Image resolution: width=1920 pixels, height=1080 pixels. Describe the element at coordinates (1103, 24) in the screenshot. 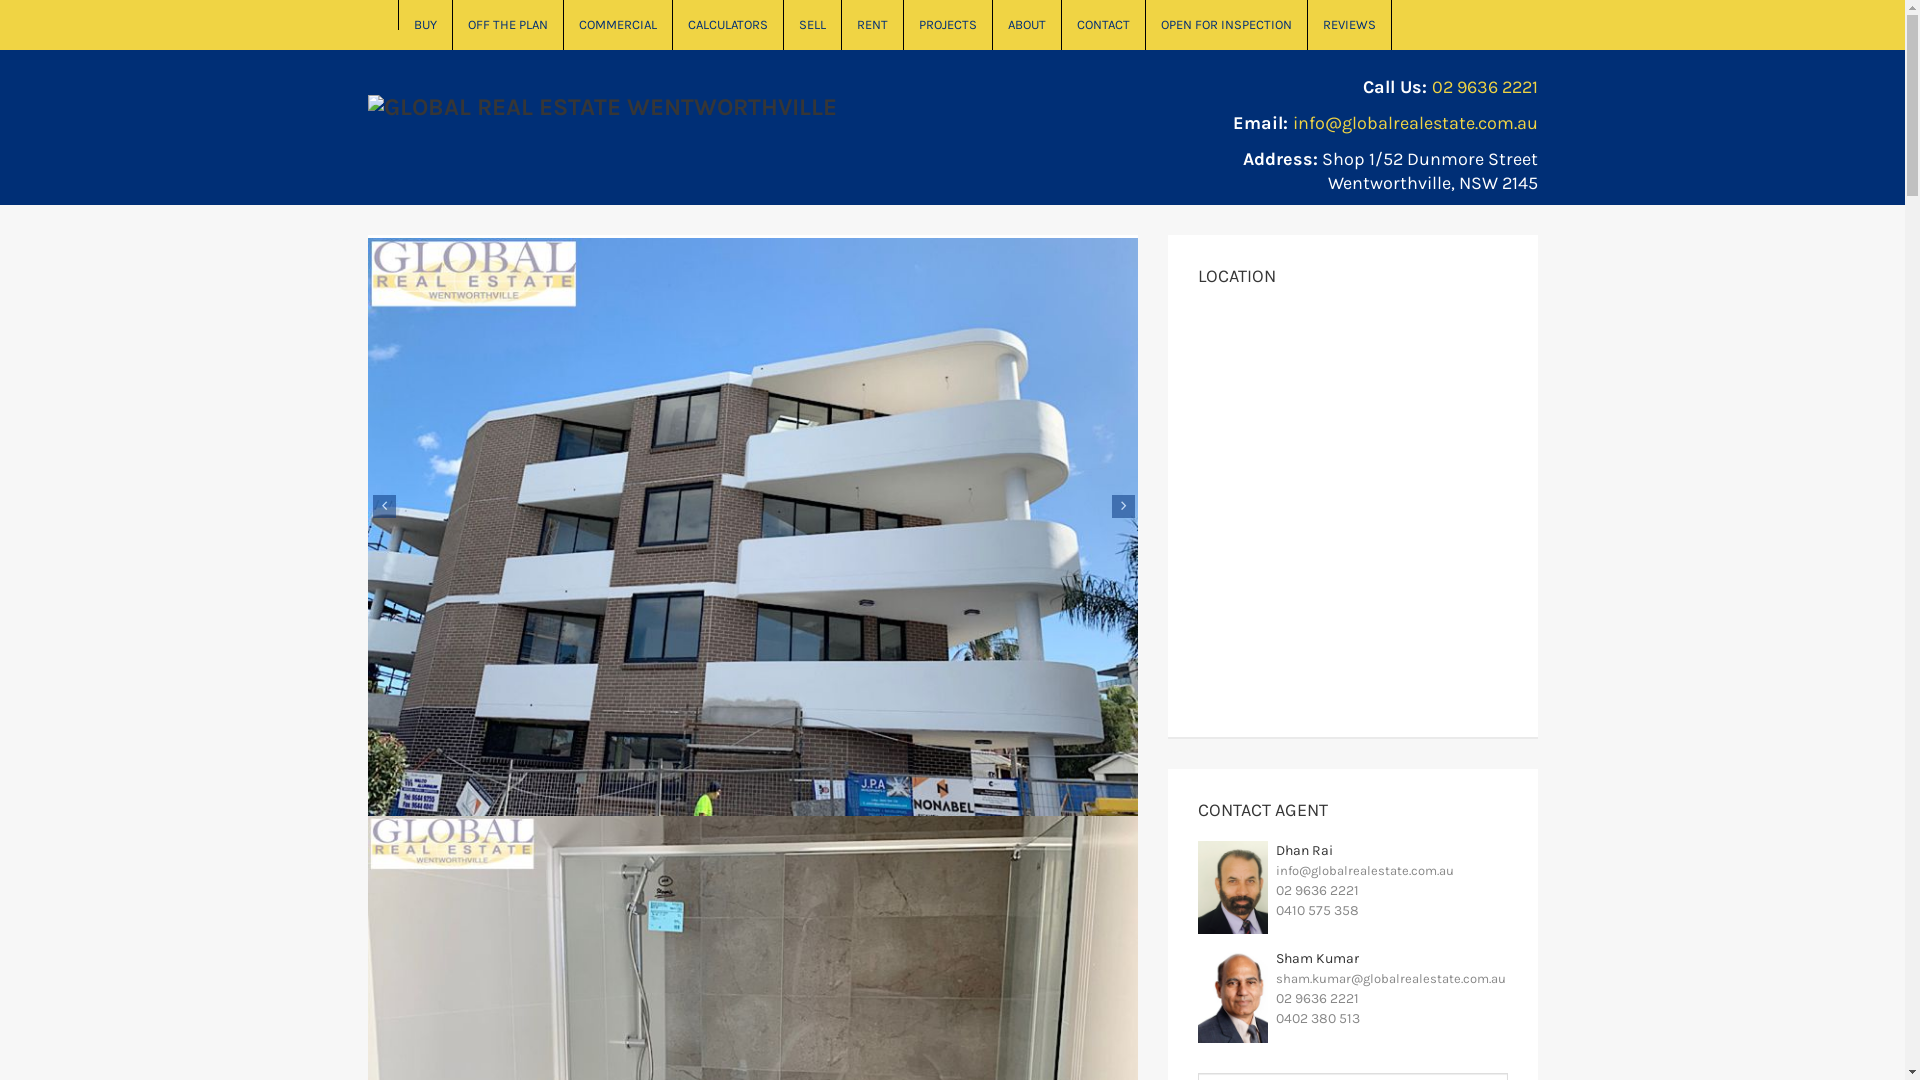

I see `'CONTACT'` at that location.